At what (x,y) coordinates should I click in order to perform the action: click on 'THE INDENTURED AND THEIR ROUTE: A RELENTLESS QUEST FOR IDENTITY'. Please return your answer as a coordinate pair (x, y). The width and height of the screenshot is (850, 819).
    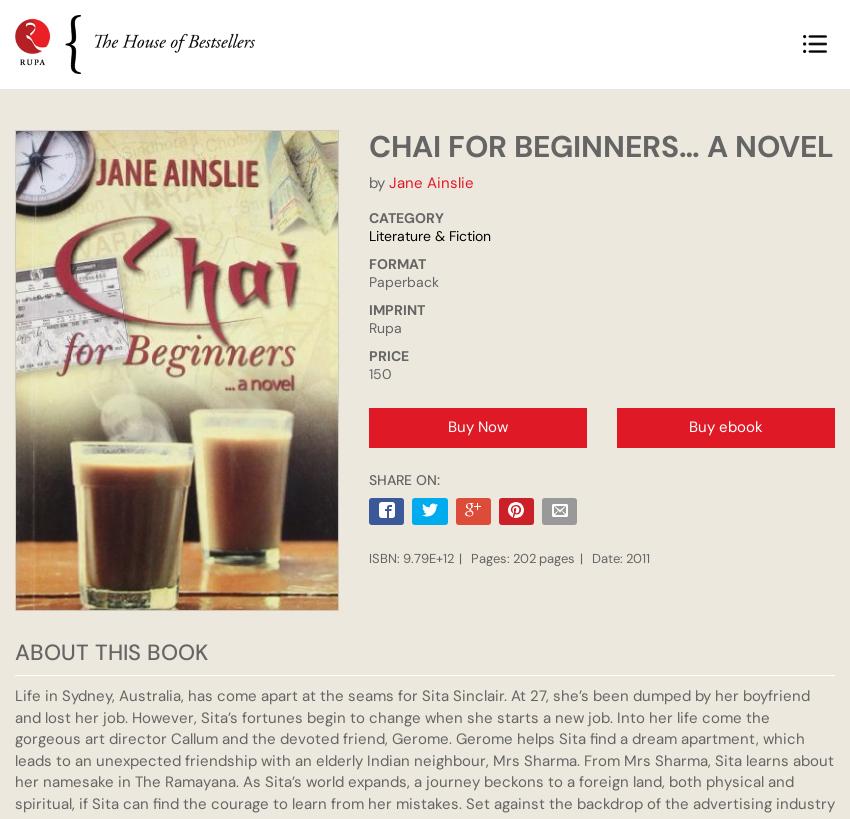
    Looking at the image, I should click on (425, 301).